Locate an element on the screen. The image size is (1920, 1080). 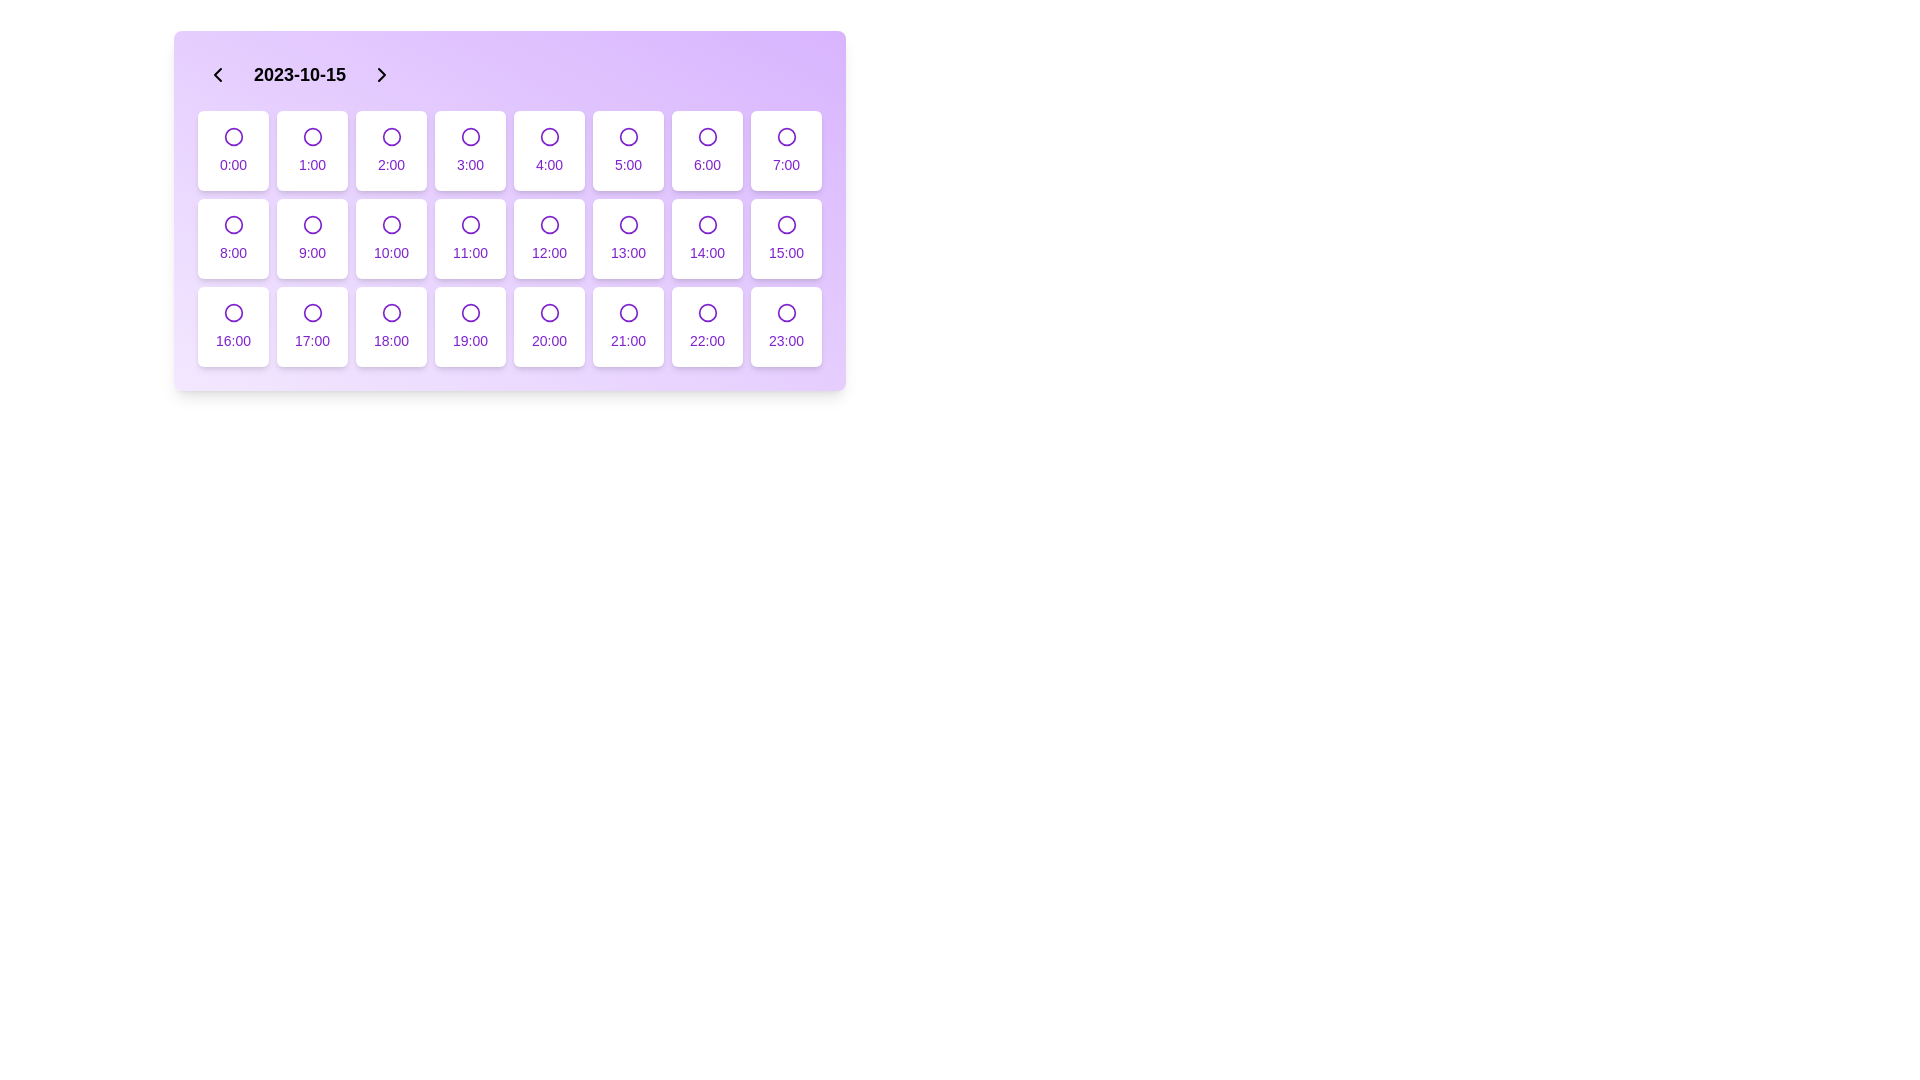
the circular SVG element representing a time slot selection option located in the third row and fourth column of the grid layout is located at coordinates (707, 224).